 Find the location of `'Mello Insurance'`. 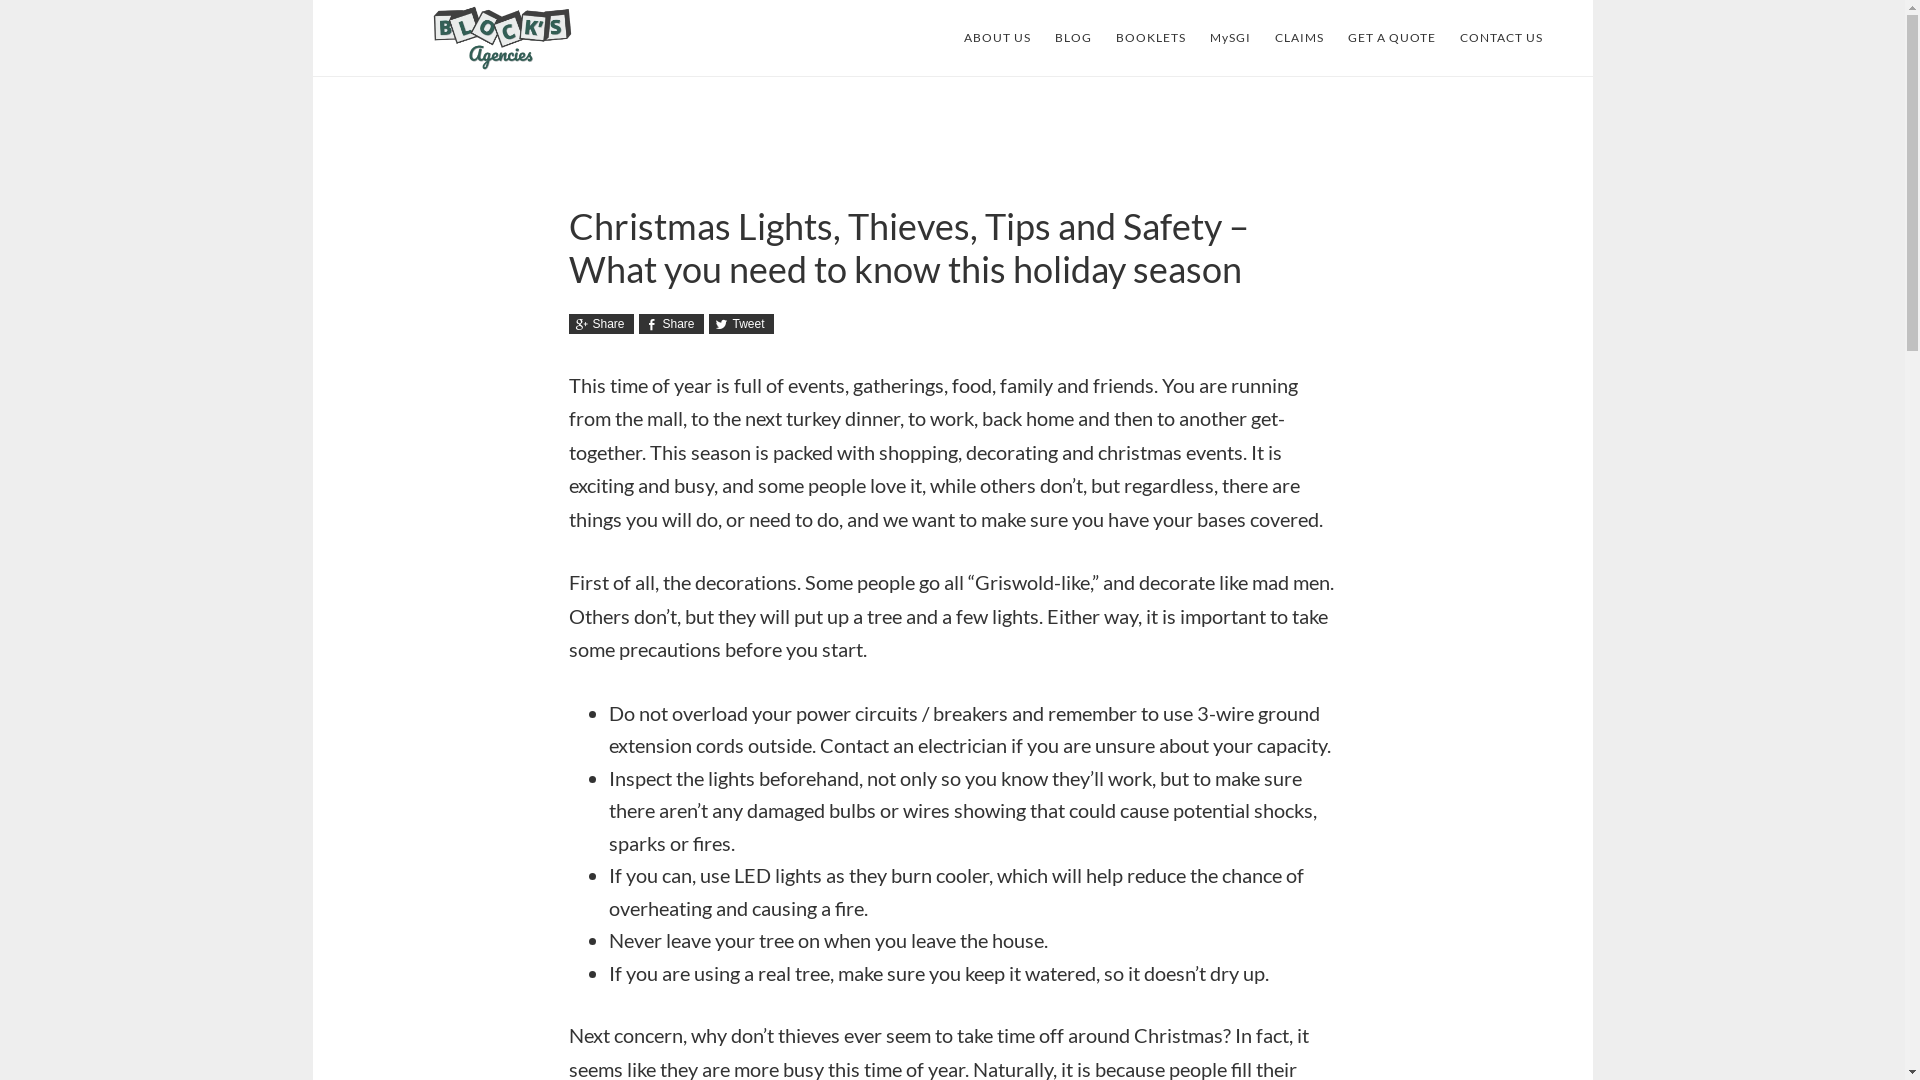

'Mello Insurance' is located at coordinates (502, 38).